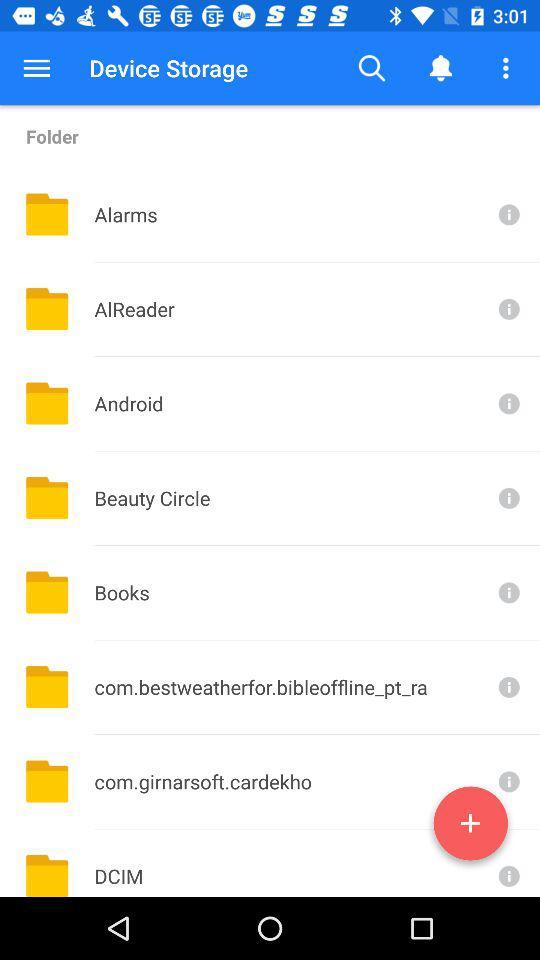 The image size is (540, 960). What do you see at coordinates (507, 592) in the screenshot?
I see `more information on books folder` at bounding box center [507, 592].